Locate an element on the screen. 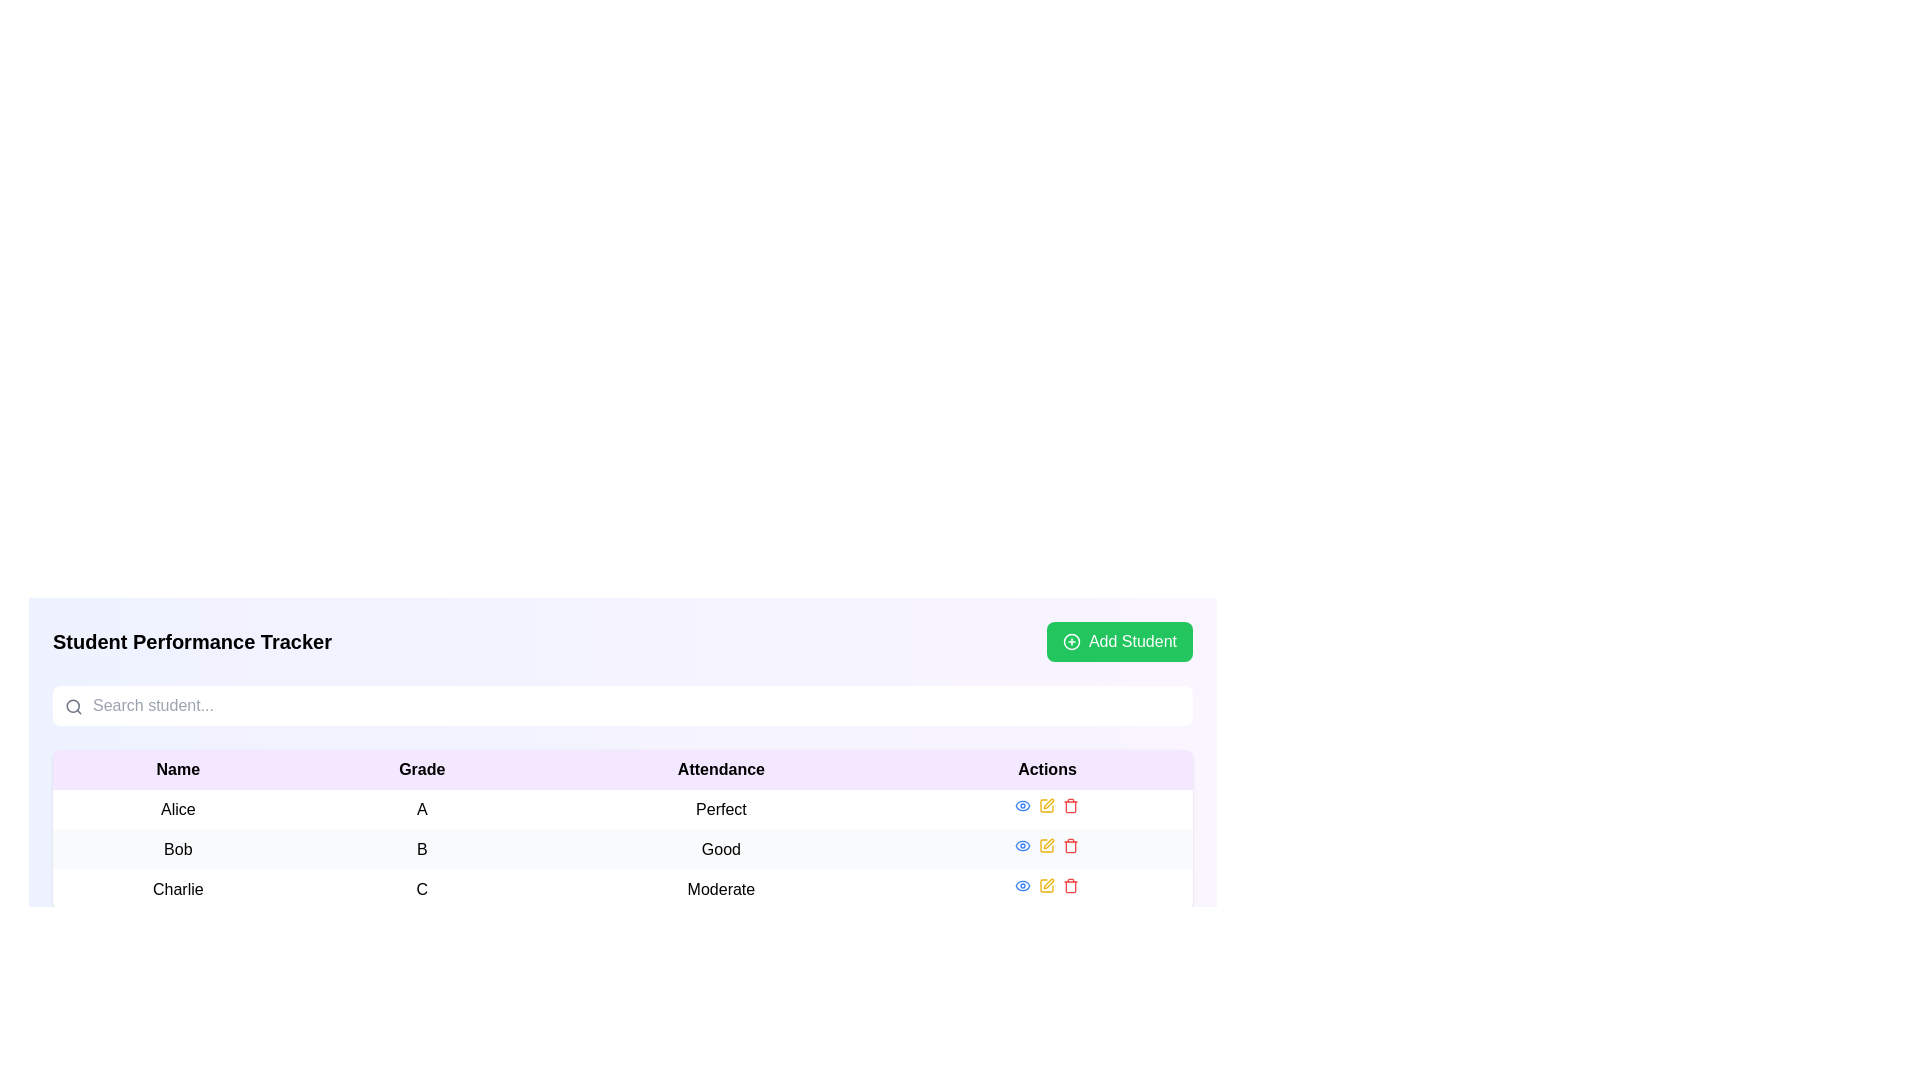 Image resolution: width=1920 pixels, height=1080 pixels. the yellow pen icon button to initiate an edit action for the student named 'Bob', which is the second icon in a row of three action-related icons is located at coordinates (1046, 845).